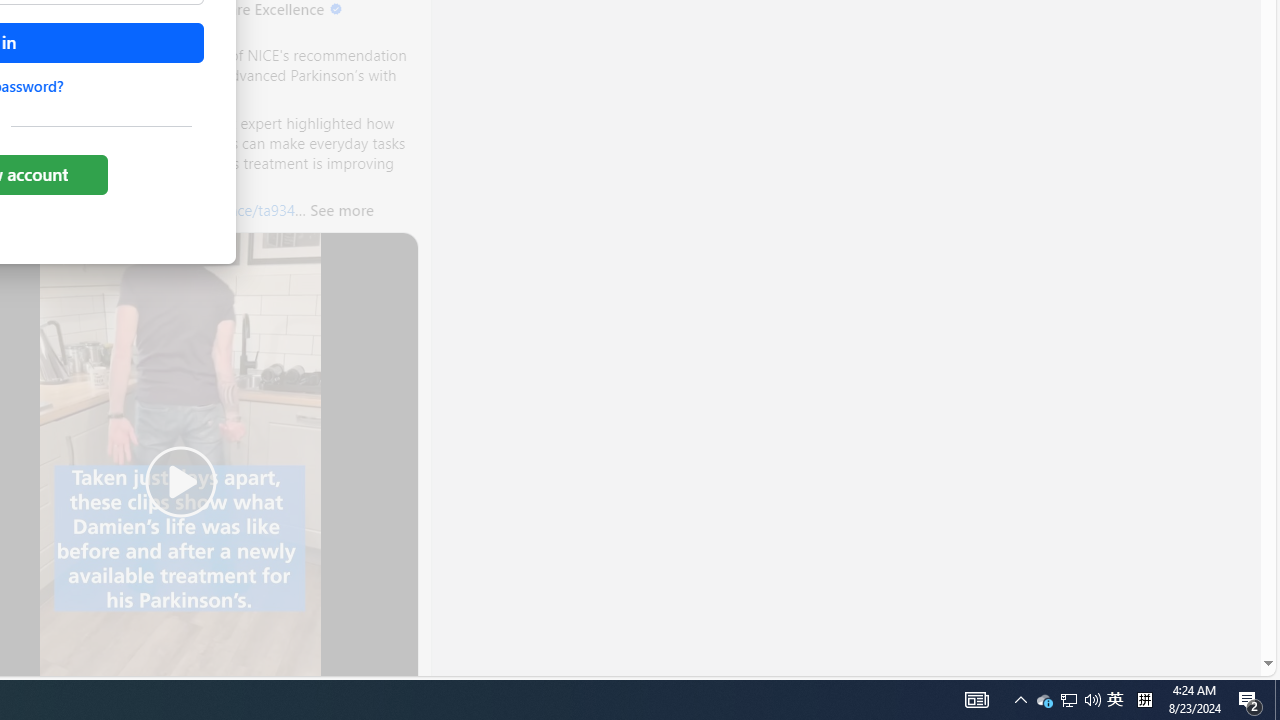 The width and height of the screenshot is (1280, 720). I want to click on 'Tray Input Indicator - Chinese (Simplified, China)', so click(1092, 698).